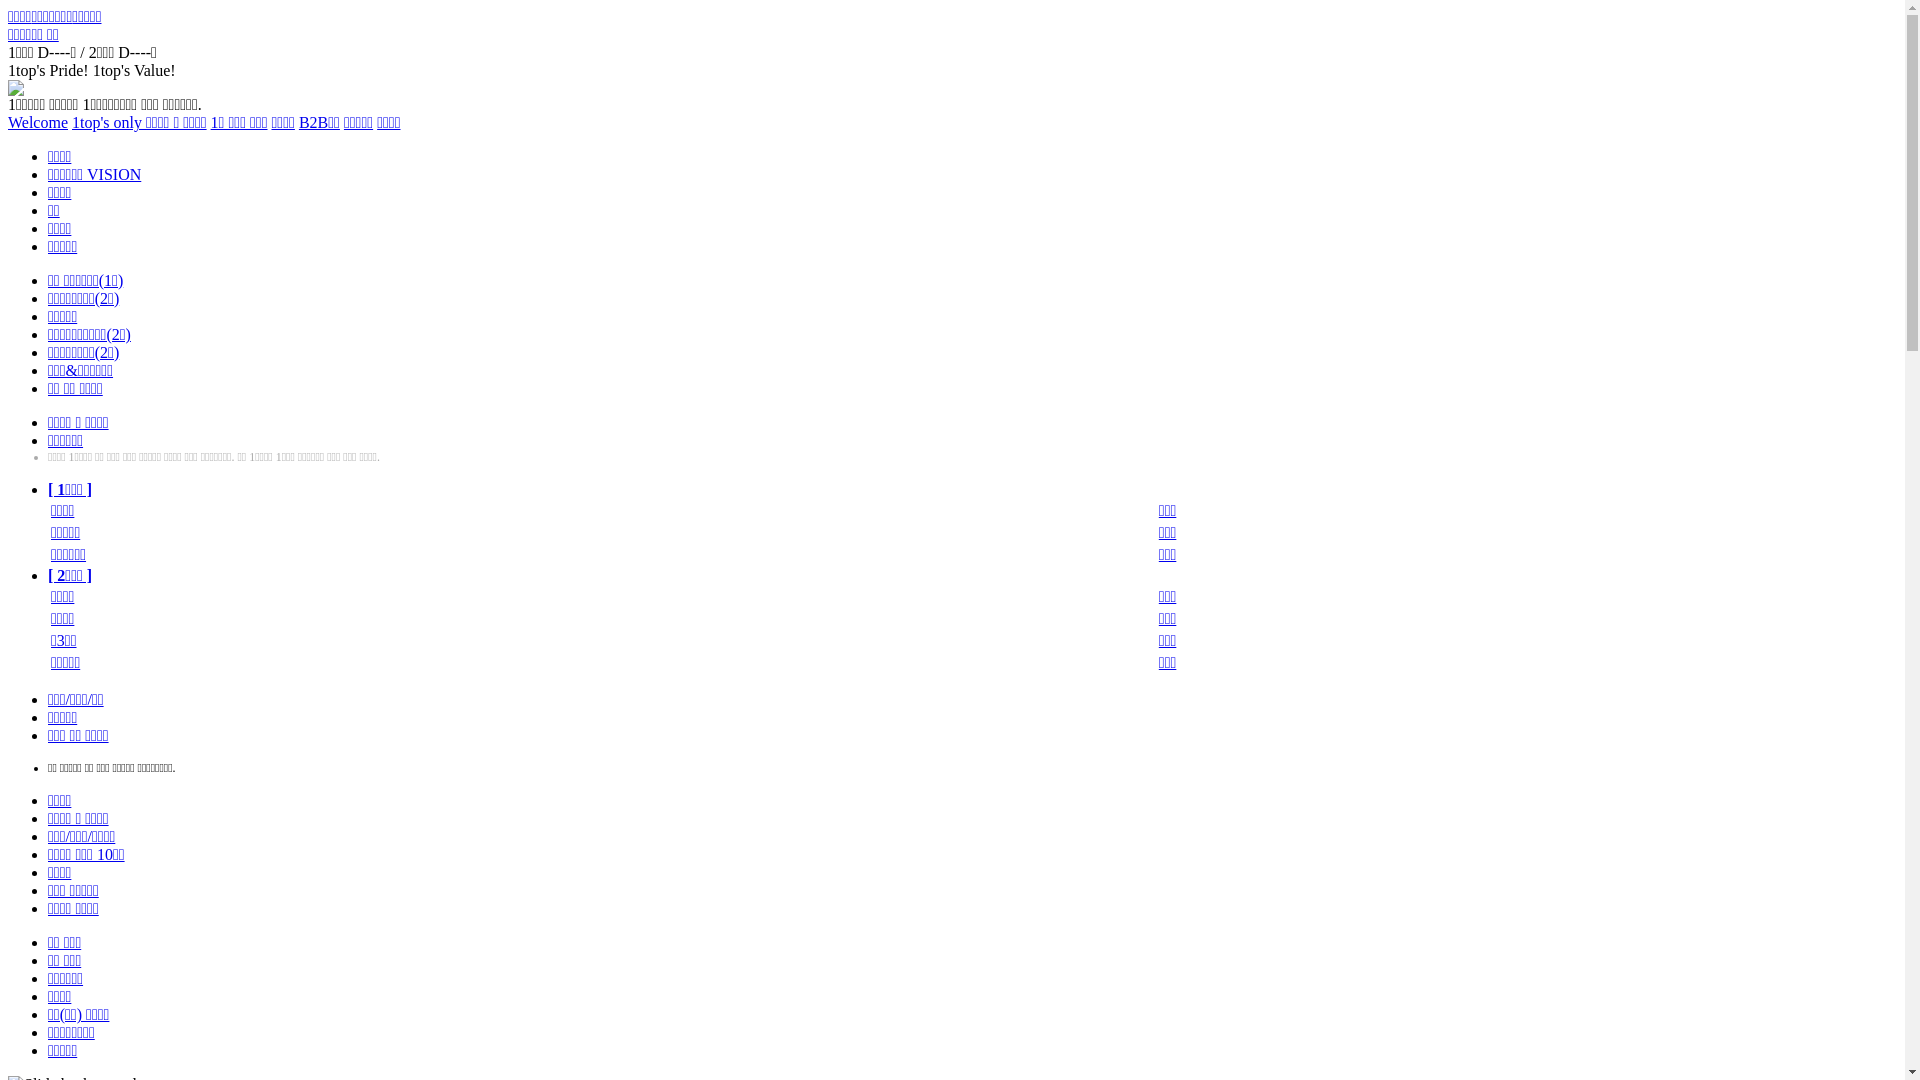 The image size is (1920, 1080). Describe the element at coordinates (108, 122) in the screenshot. I see `'1top's only'` at that location.